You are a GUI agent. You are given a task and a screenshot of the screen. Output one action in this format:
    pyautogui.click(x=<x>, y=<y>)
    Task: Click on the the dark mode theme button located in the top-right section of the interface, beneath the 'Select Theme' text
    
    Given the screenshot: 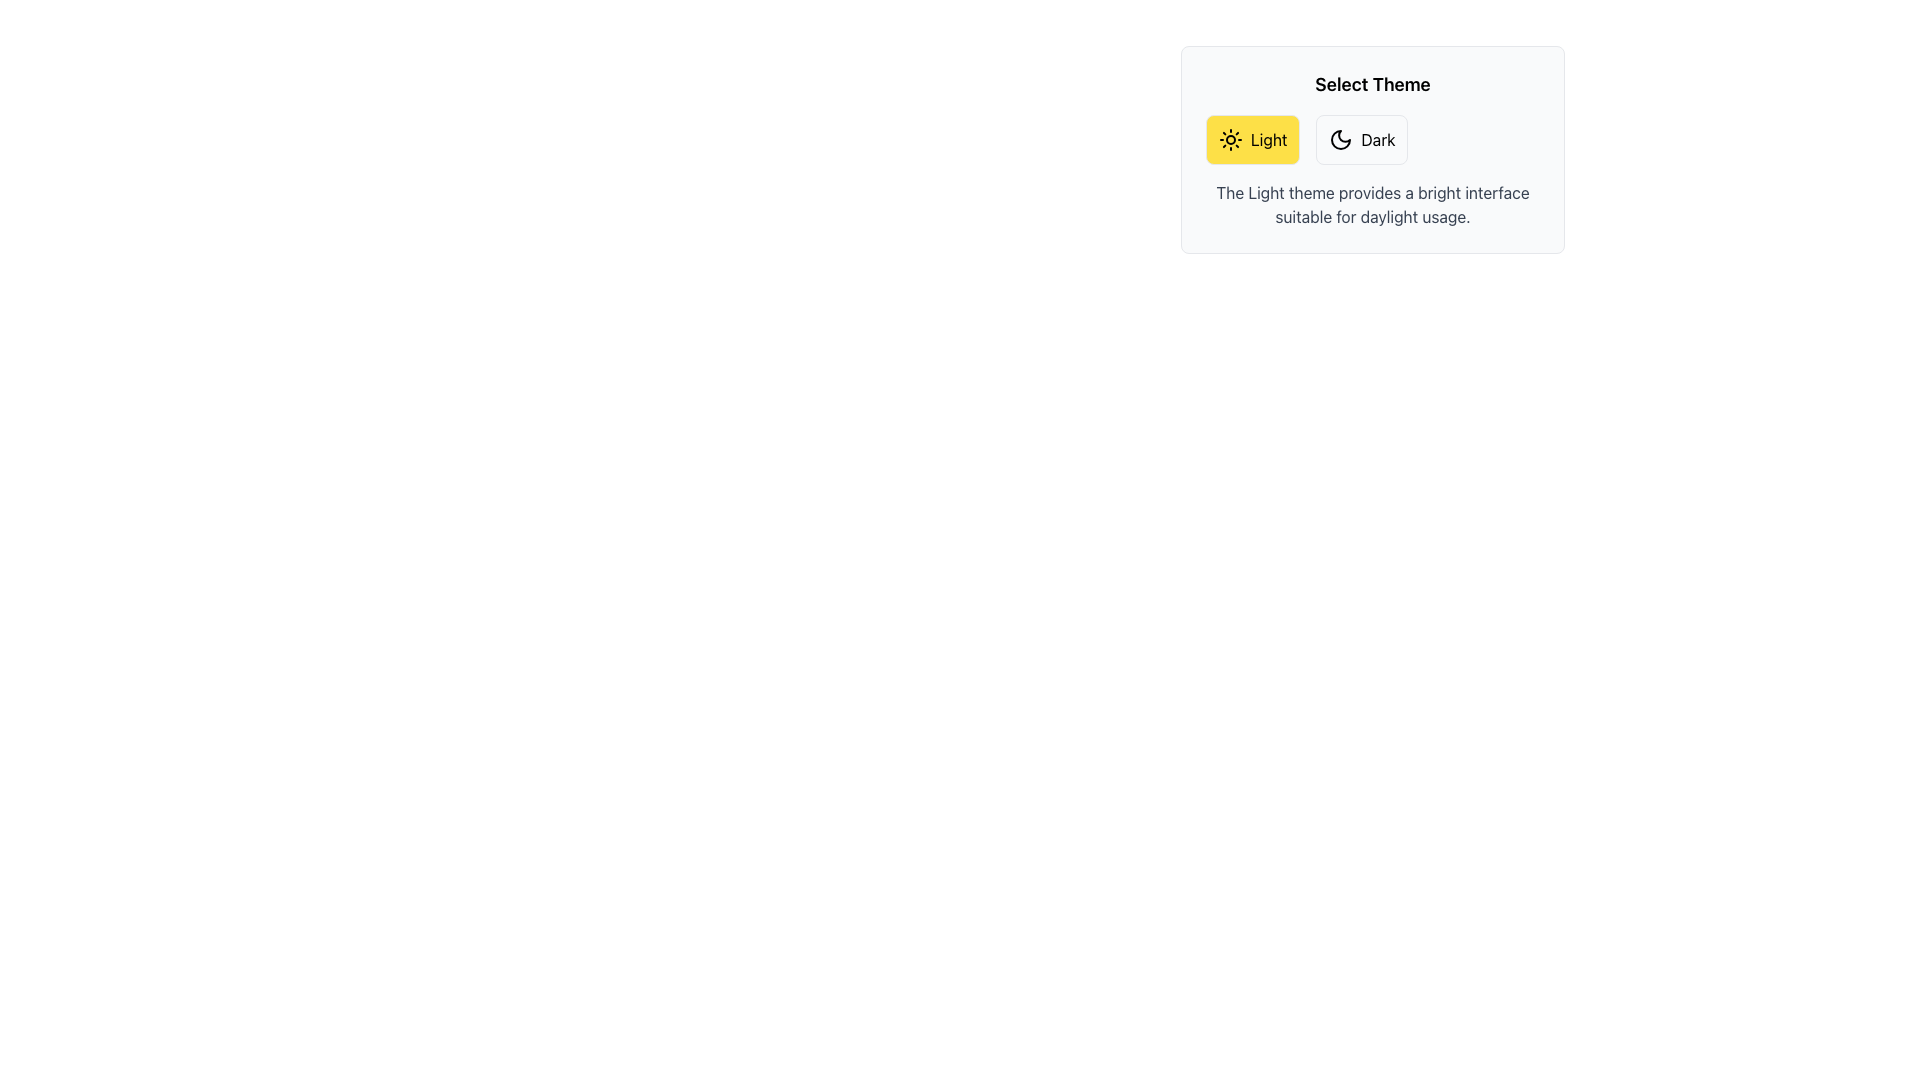 What is the action you would take?
    pyautogui.click(x=1361, y=138)
    